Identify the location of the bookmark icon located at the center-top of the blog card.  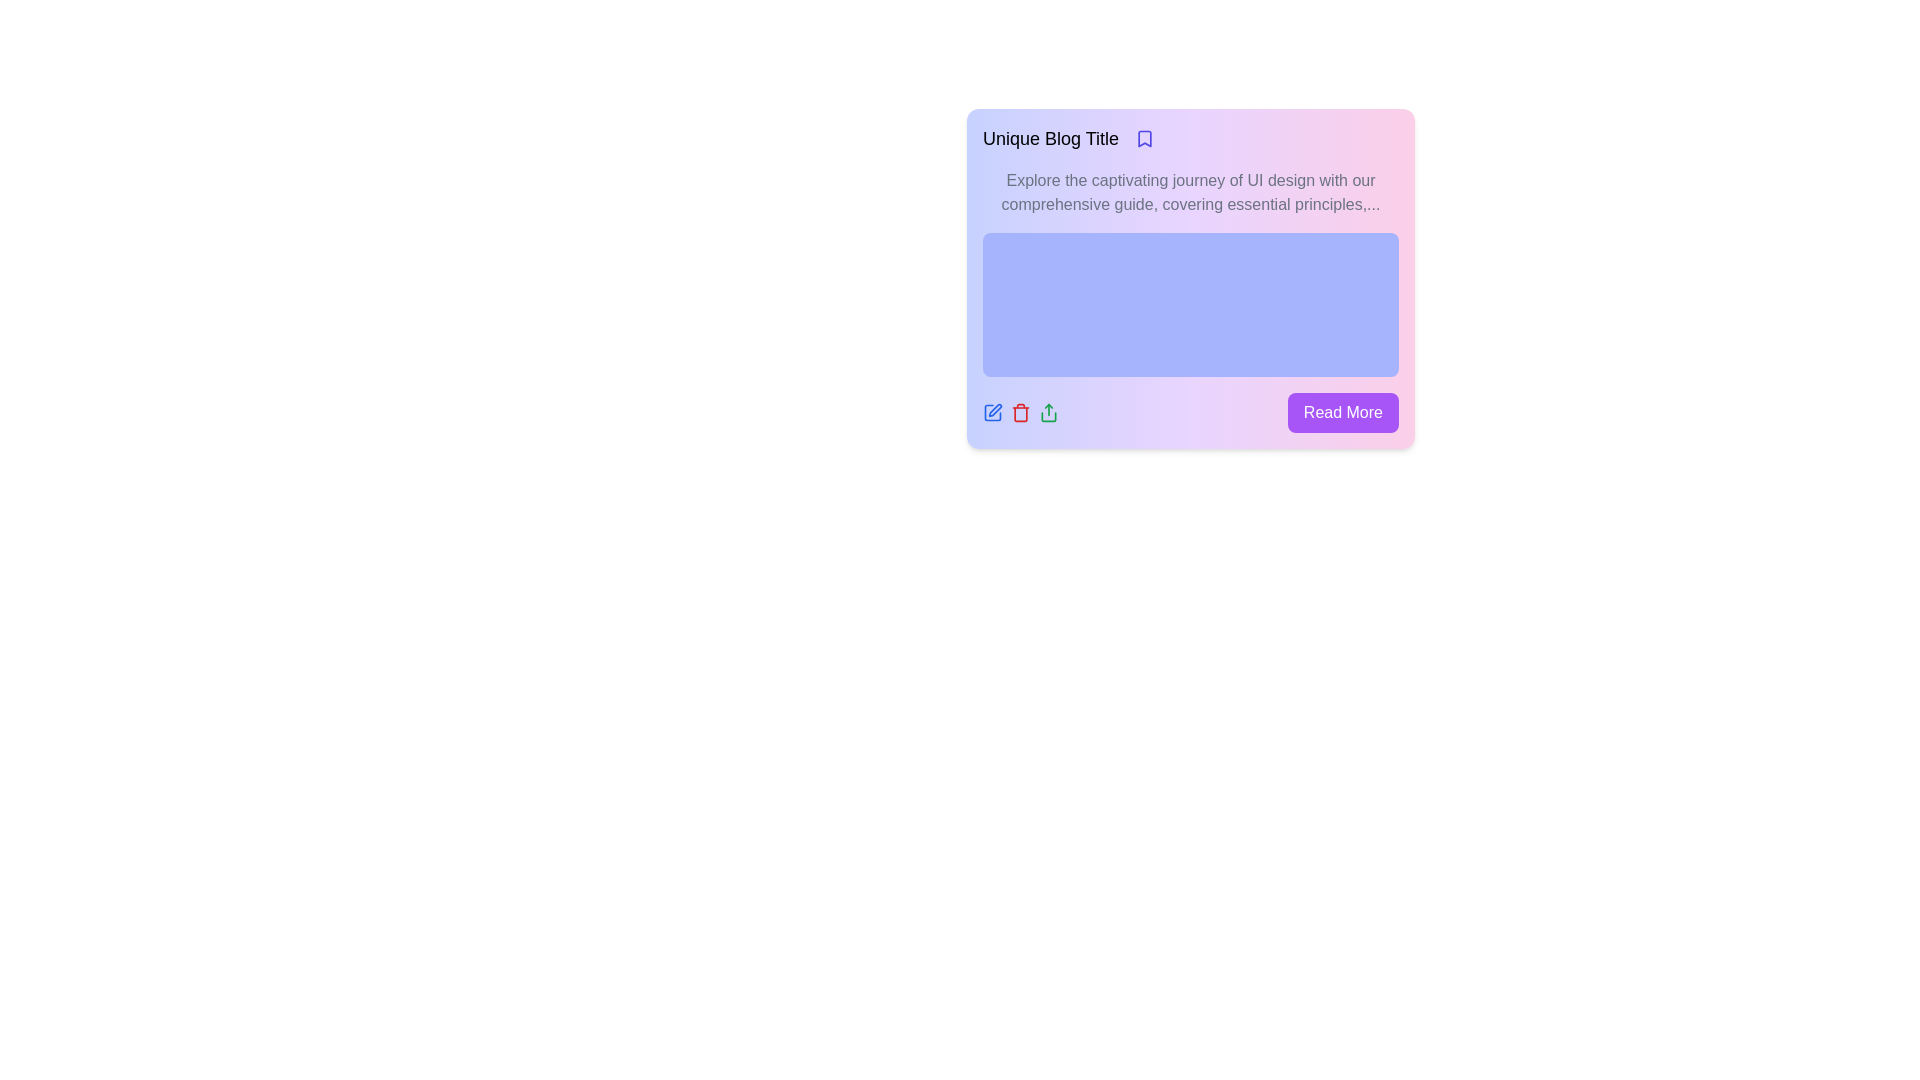
(1145, 137).